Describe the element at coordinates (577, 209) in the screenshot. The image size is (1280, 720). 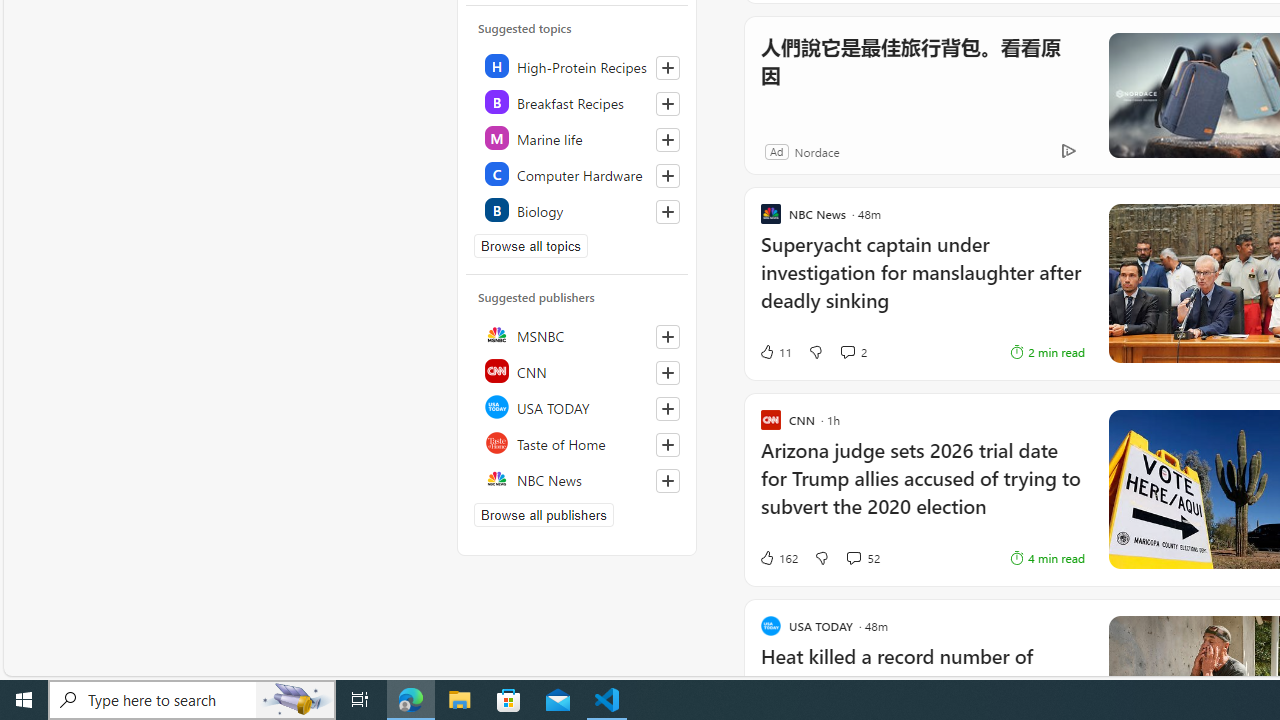
I see `'Class: highlight'` at that location.